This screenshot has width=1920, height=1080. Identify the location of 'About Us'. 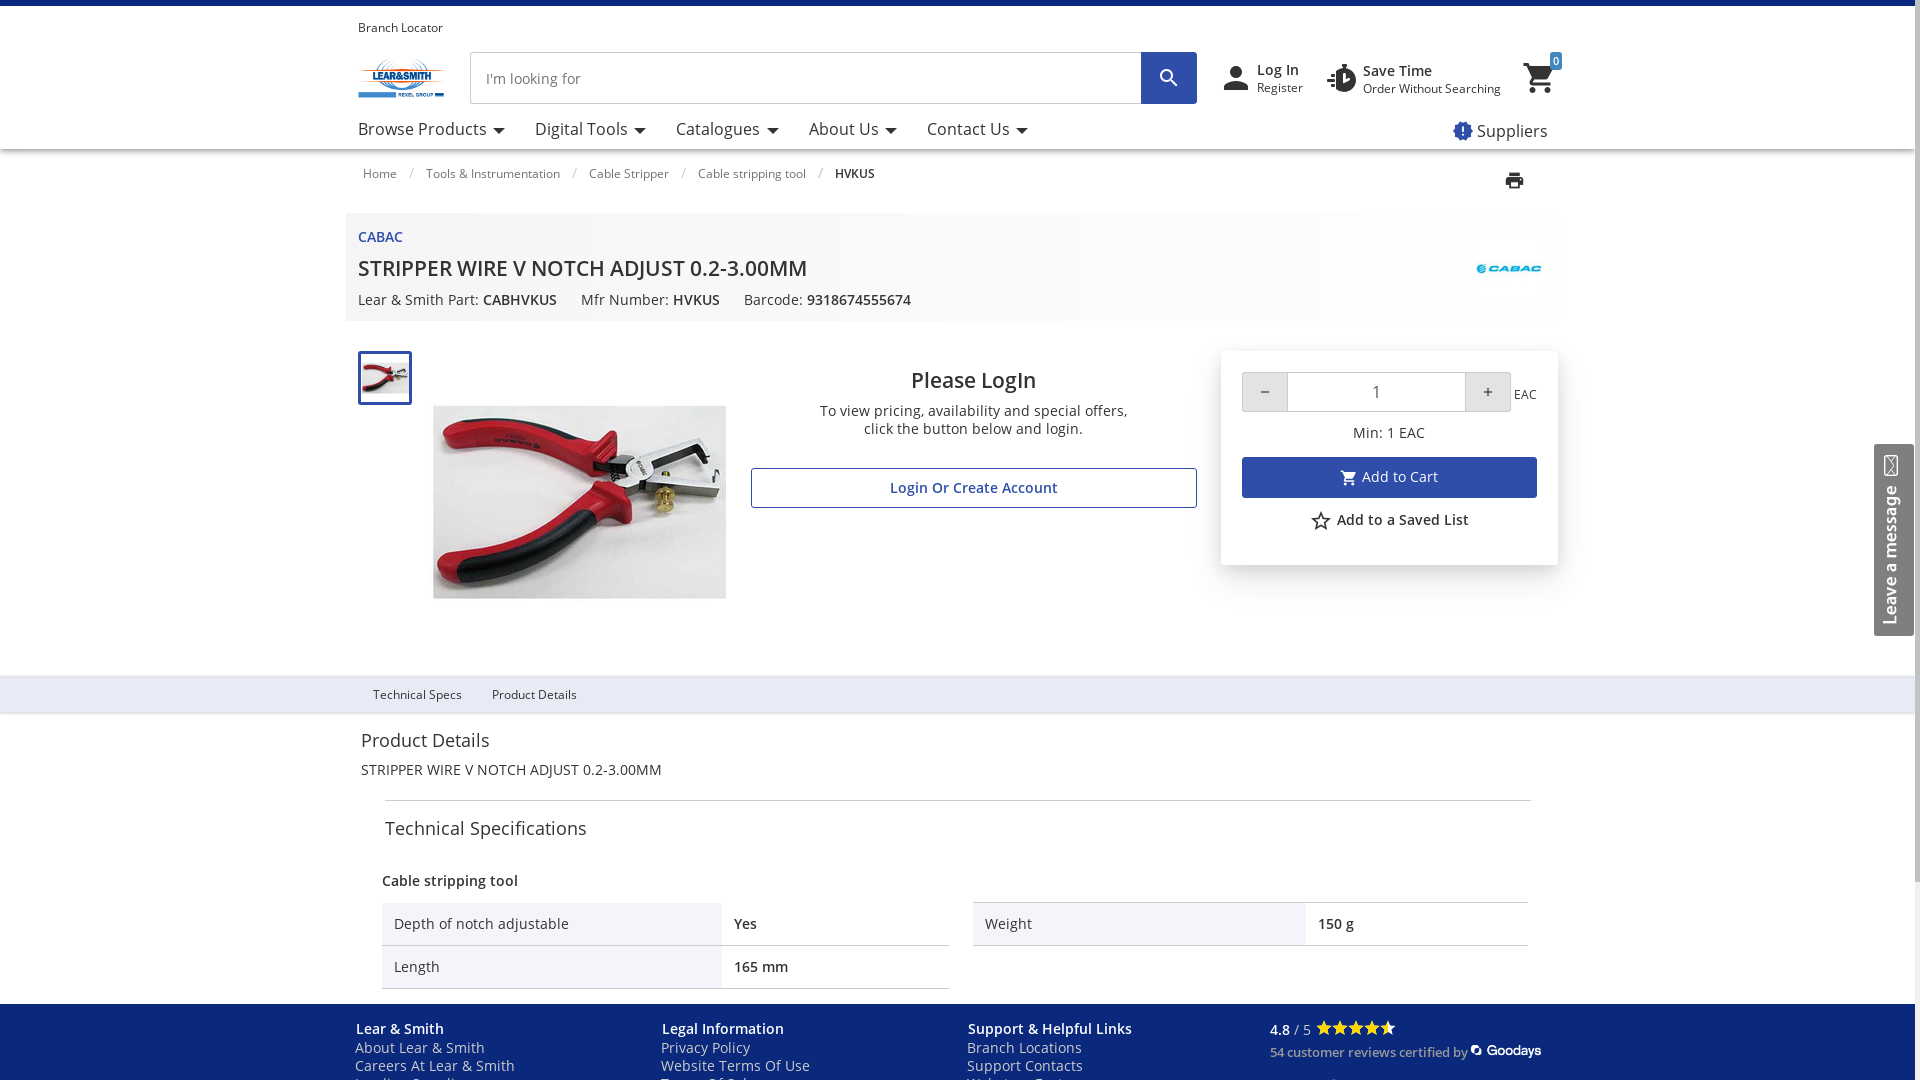
(792, 131).